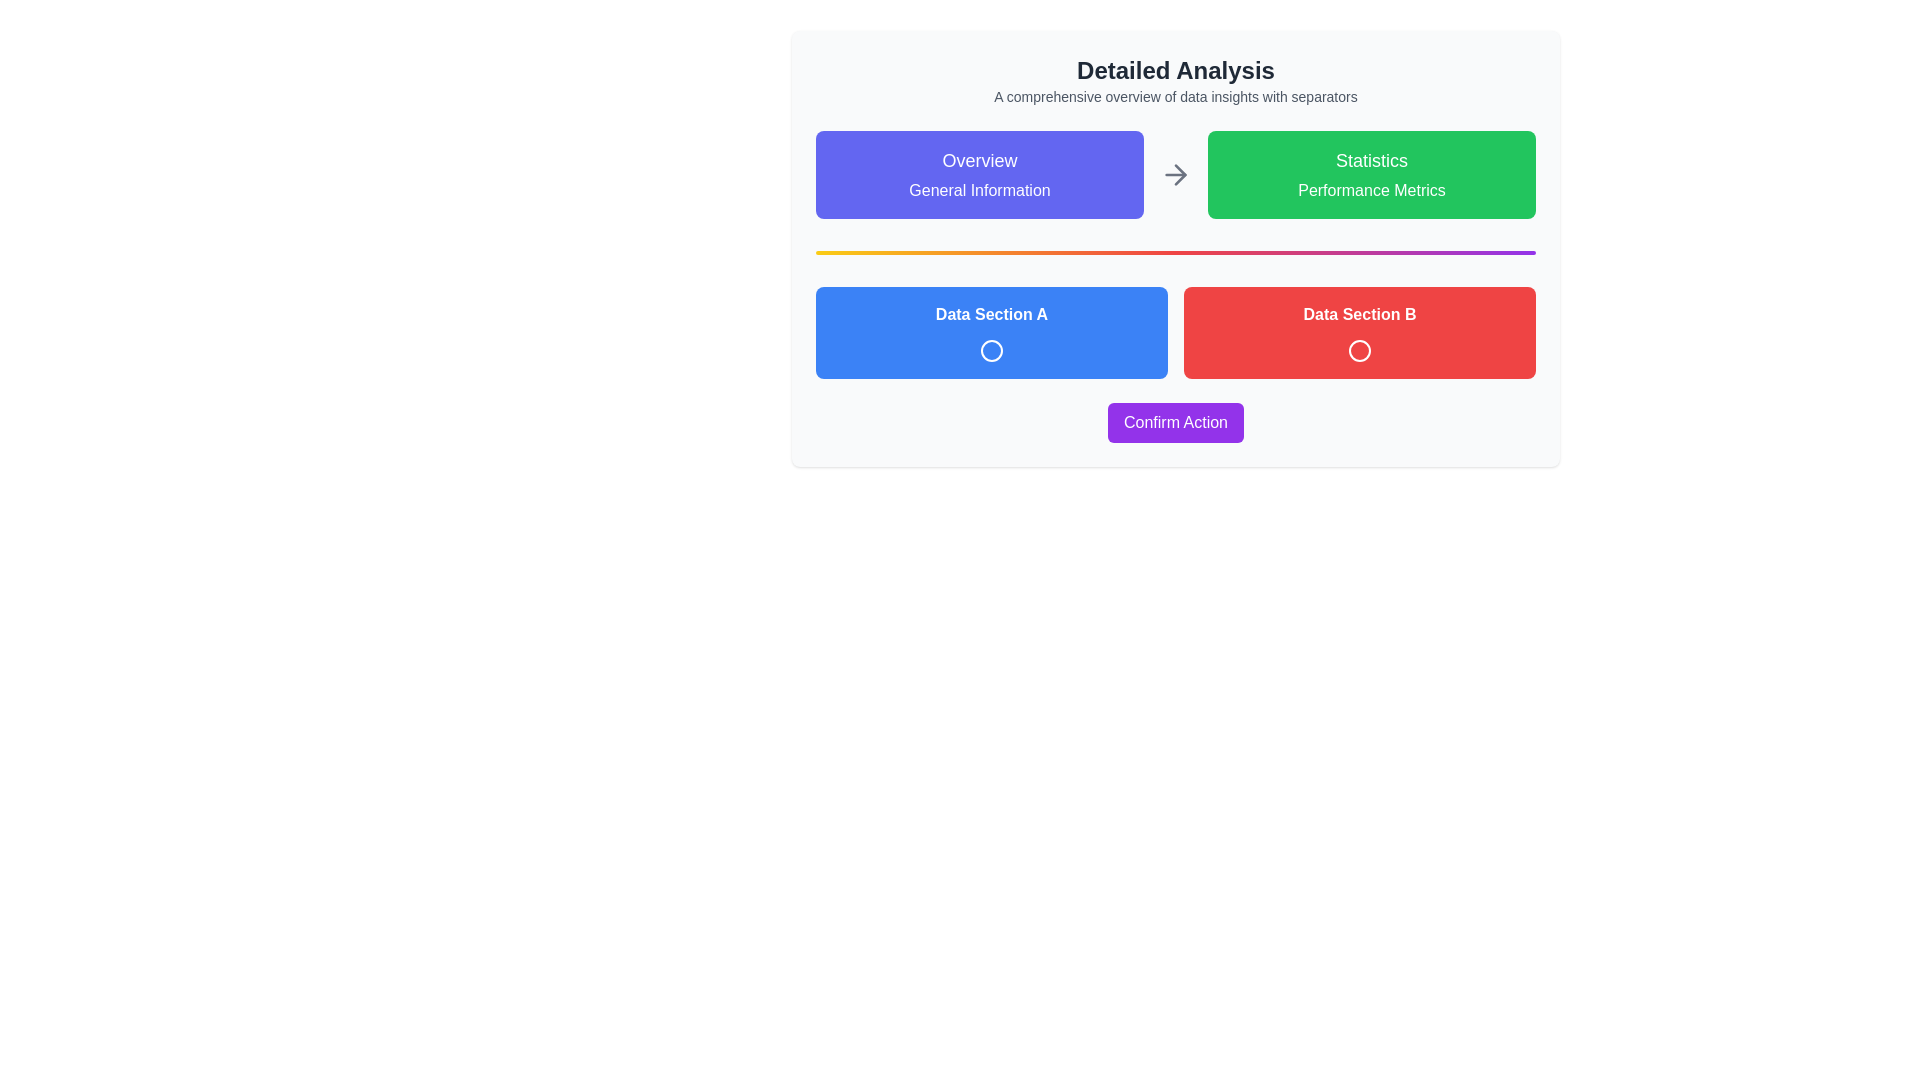  Describe the element at coordinates (1371, 173) in the screenshot. I see `the informational button that provides access to performance statistics, located to the right of the 'Overview General Information' purple box` at that location.